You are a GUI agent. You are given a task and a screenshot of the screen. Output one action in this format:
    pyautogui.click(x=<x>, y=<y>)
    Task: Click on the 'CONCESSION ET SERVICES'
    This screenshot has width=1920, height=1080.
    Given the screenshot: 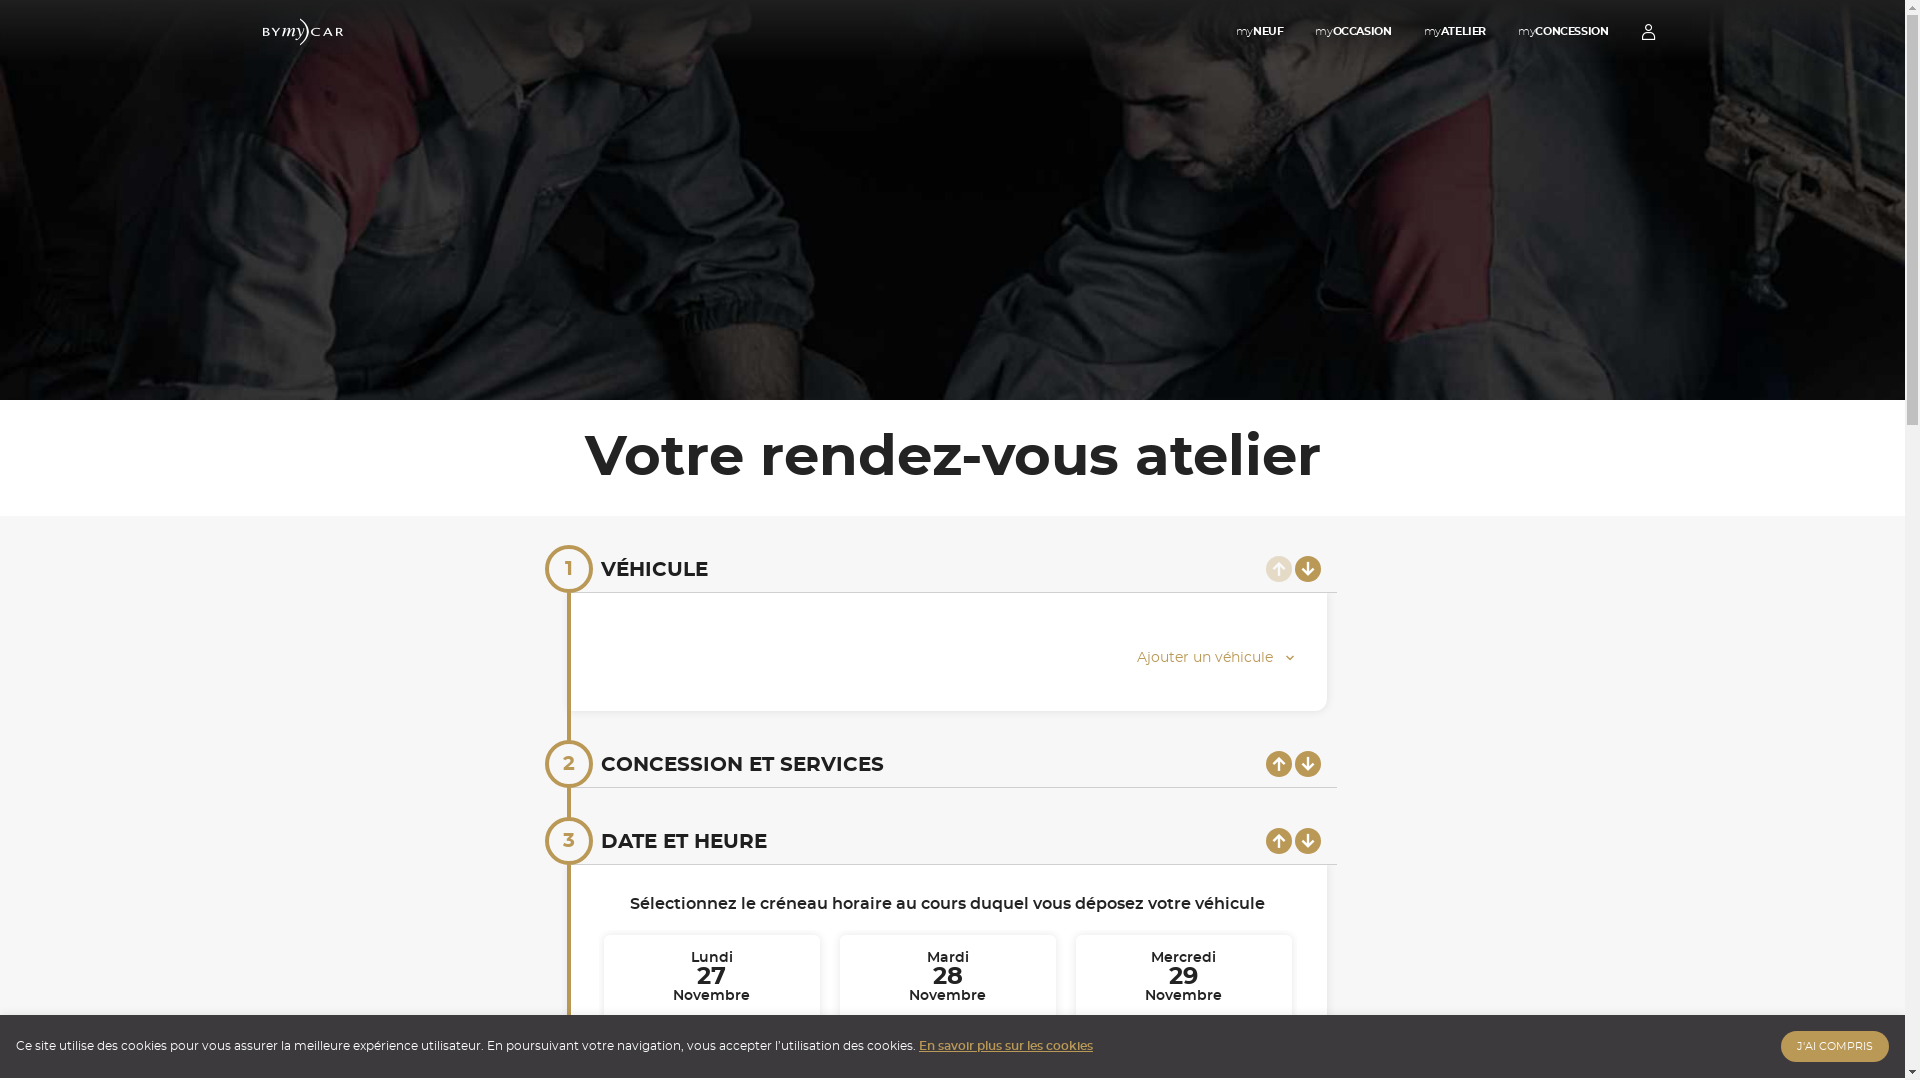 What is the action you would take?
    pyautogui.click(x=740, y=764)
    